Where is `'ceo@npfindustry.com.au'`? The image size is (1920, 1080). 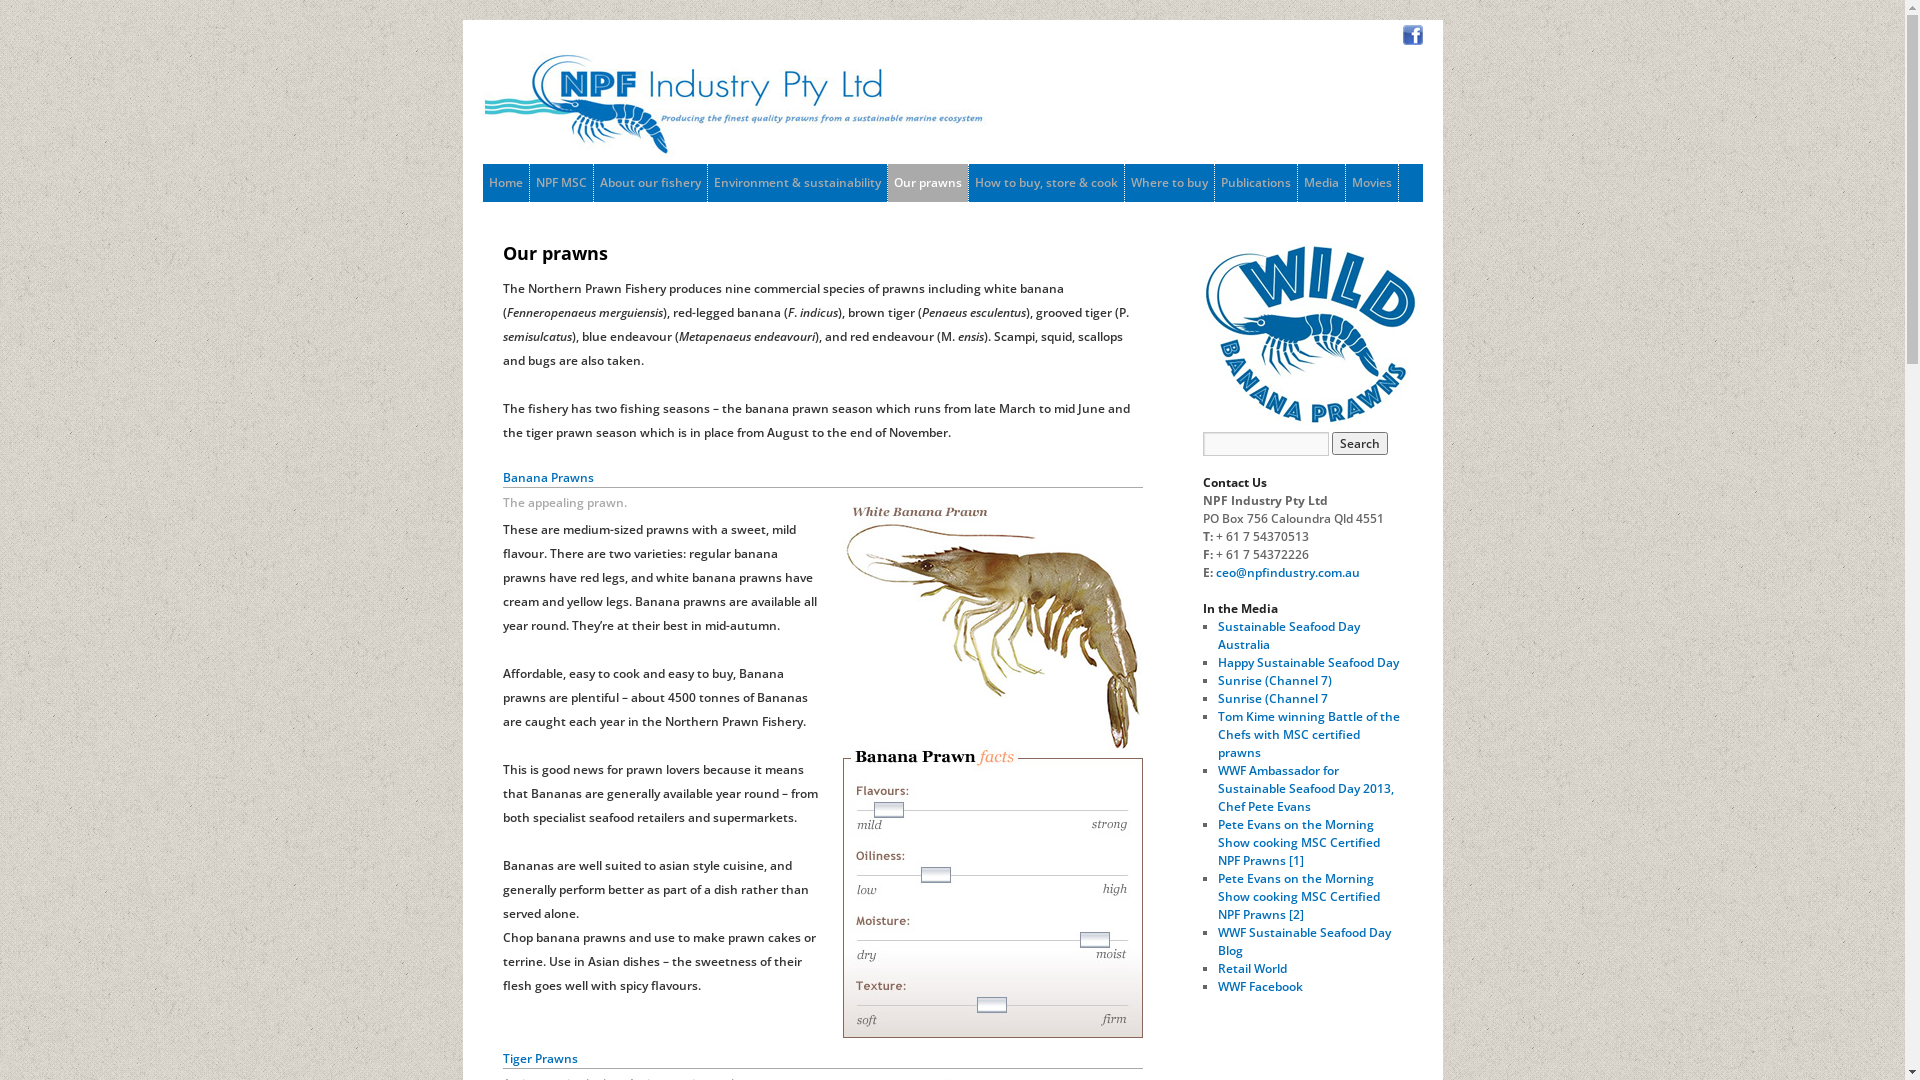 'ceo@npfindustry.com.au' is located at coordinates (1214, 572).